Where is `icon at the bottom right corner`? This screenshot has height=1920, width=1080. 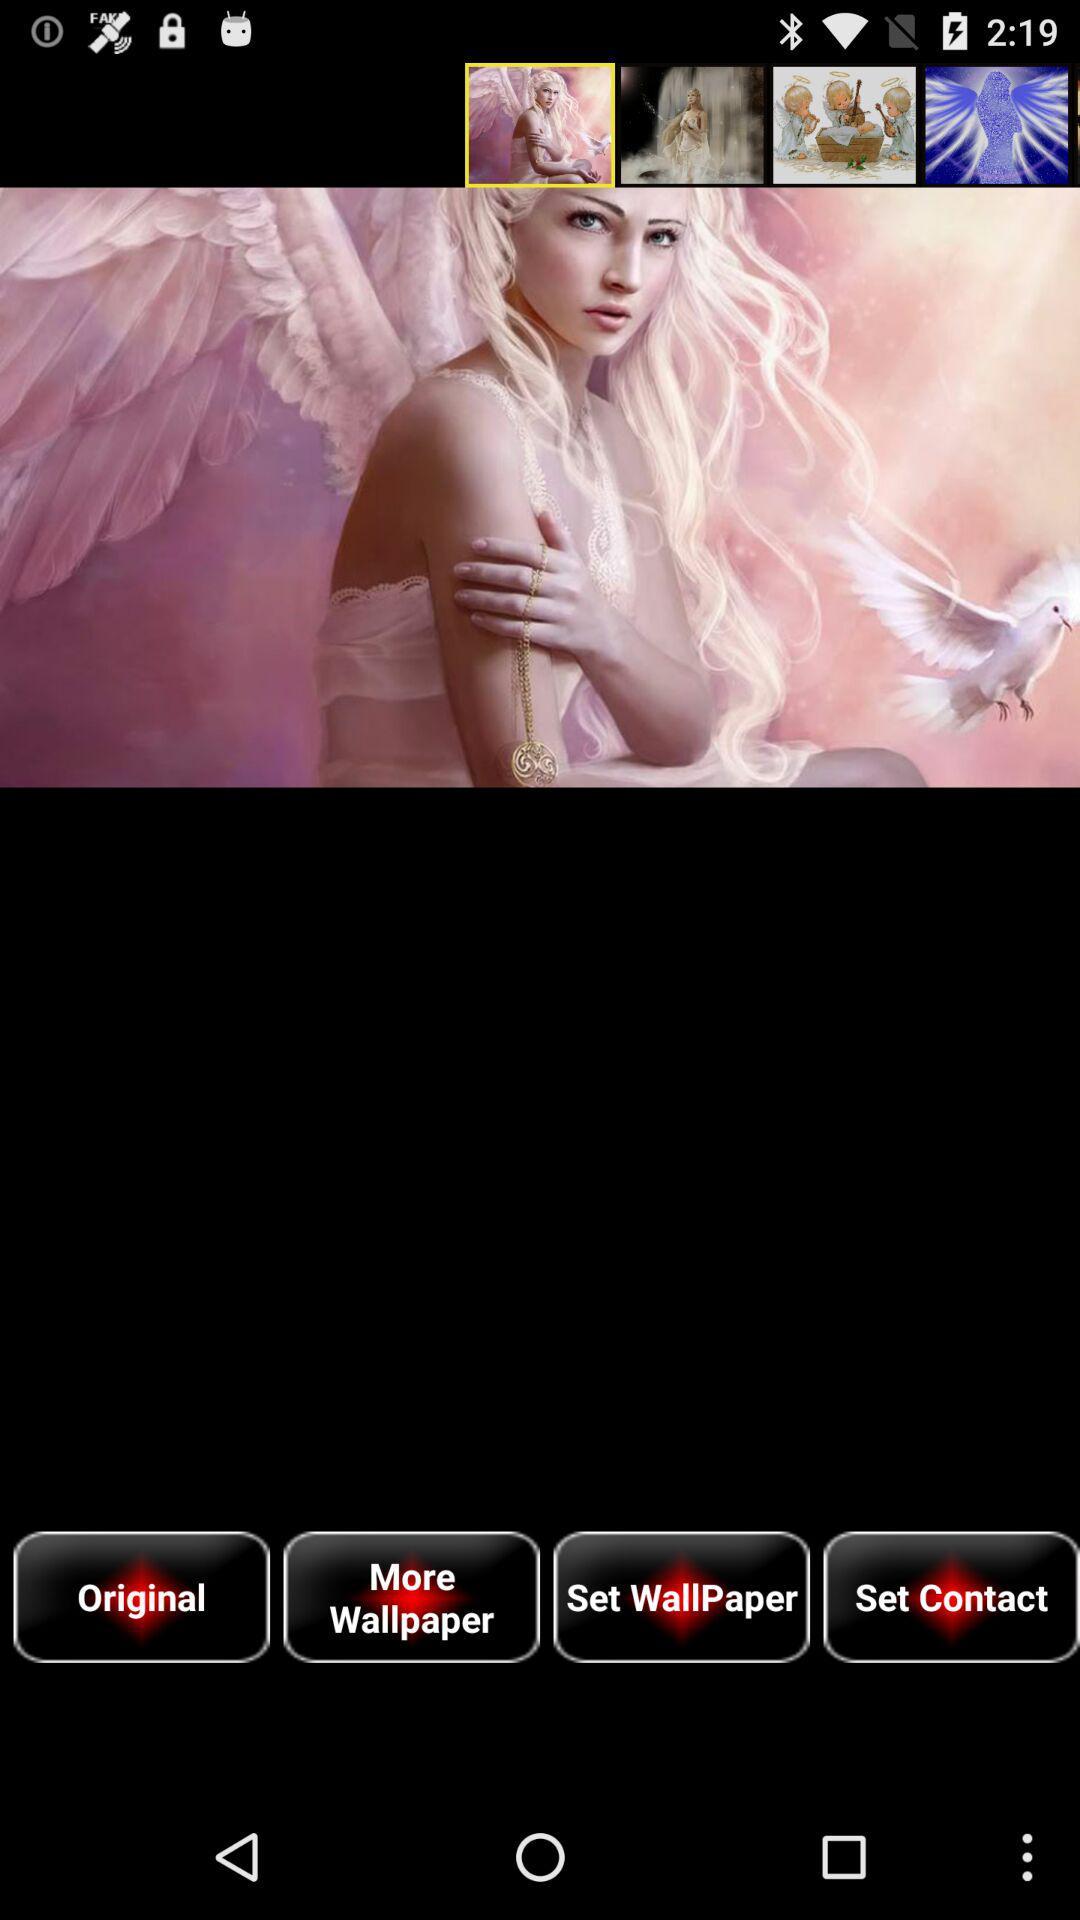 icon at the bottom right corner is located at coordinates (950, 1596).